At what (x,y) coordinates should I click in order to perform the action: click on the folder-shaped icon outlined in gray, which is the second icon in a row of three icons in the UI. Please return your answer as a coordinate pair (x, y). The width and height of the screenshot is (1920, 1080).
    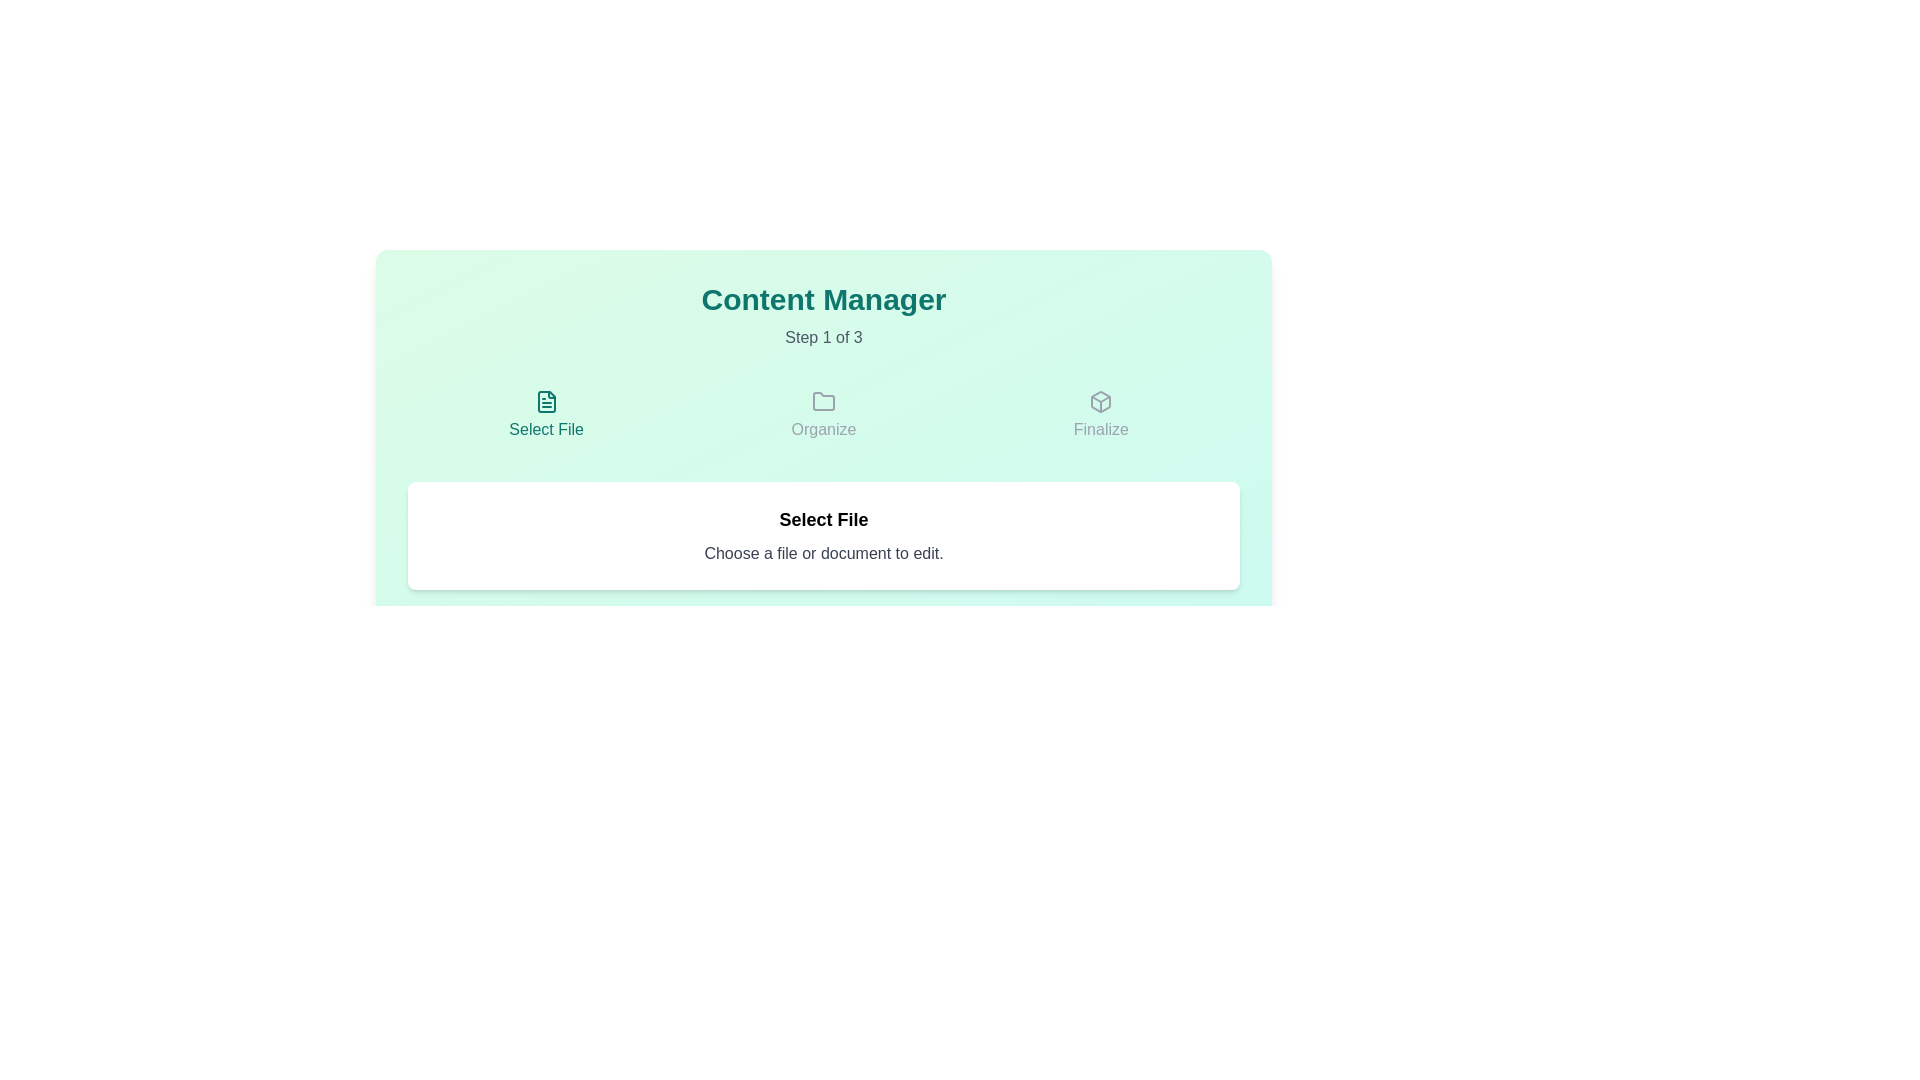
    Looking at the image, I should click on (824, 401).